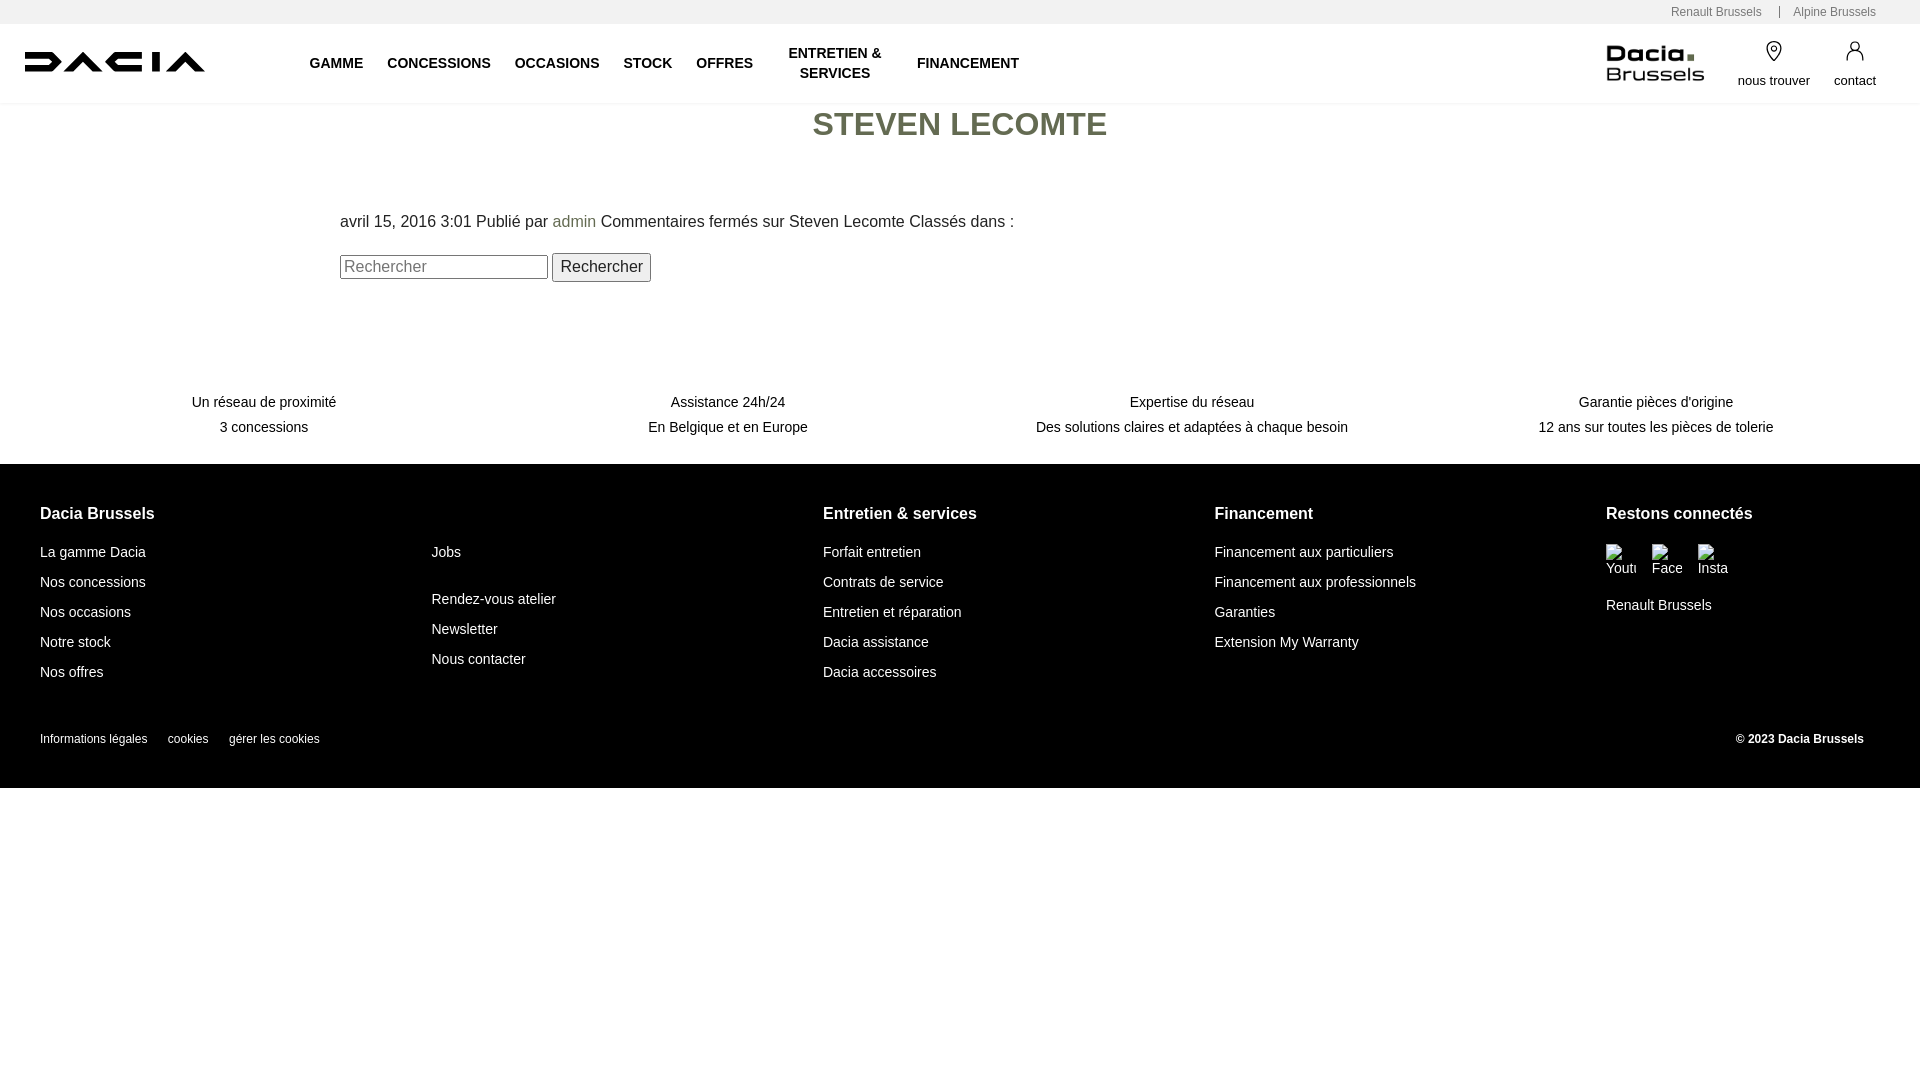 Image resolution: width=1920 pixels, height=1080 pixels. What do you see at coordinates (188, 739) in the screenshot?
I see `'cookies'` at bounding box center [188, 739].